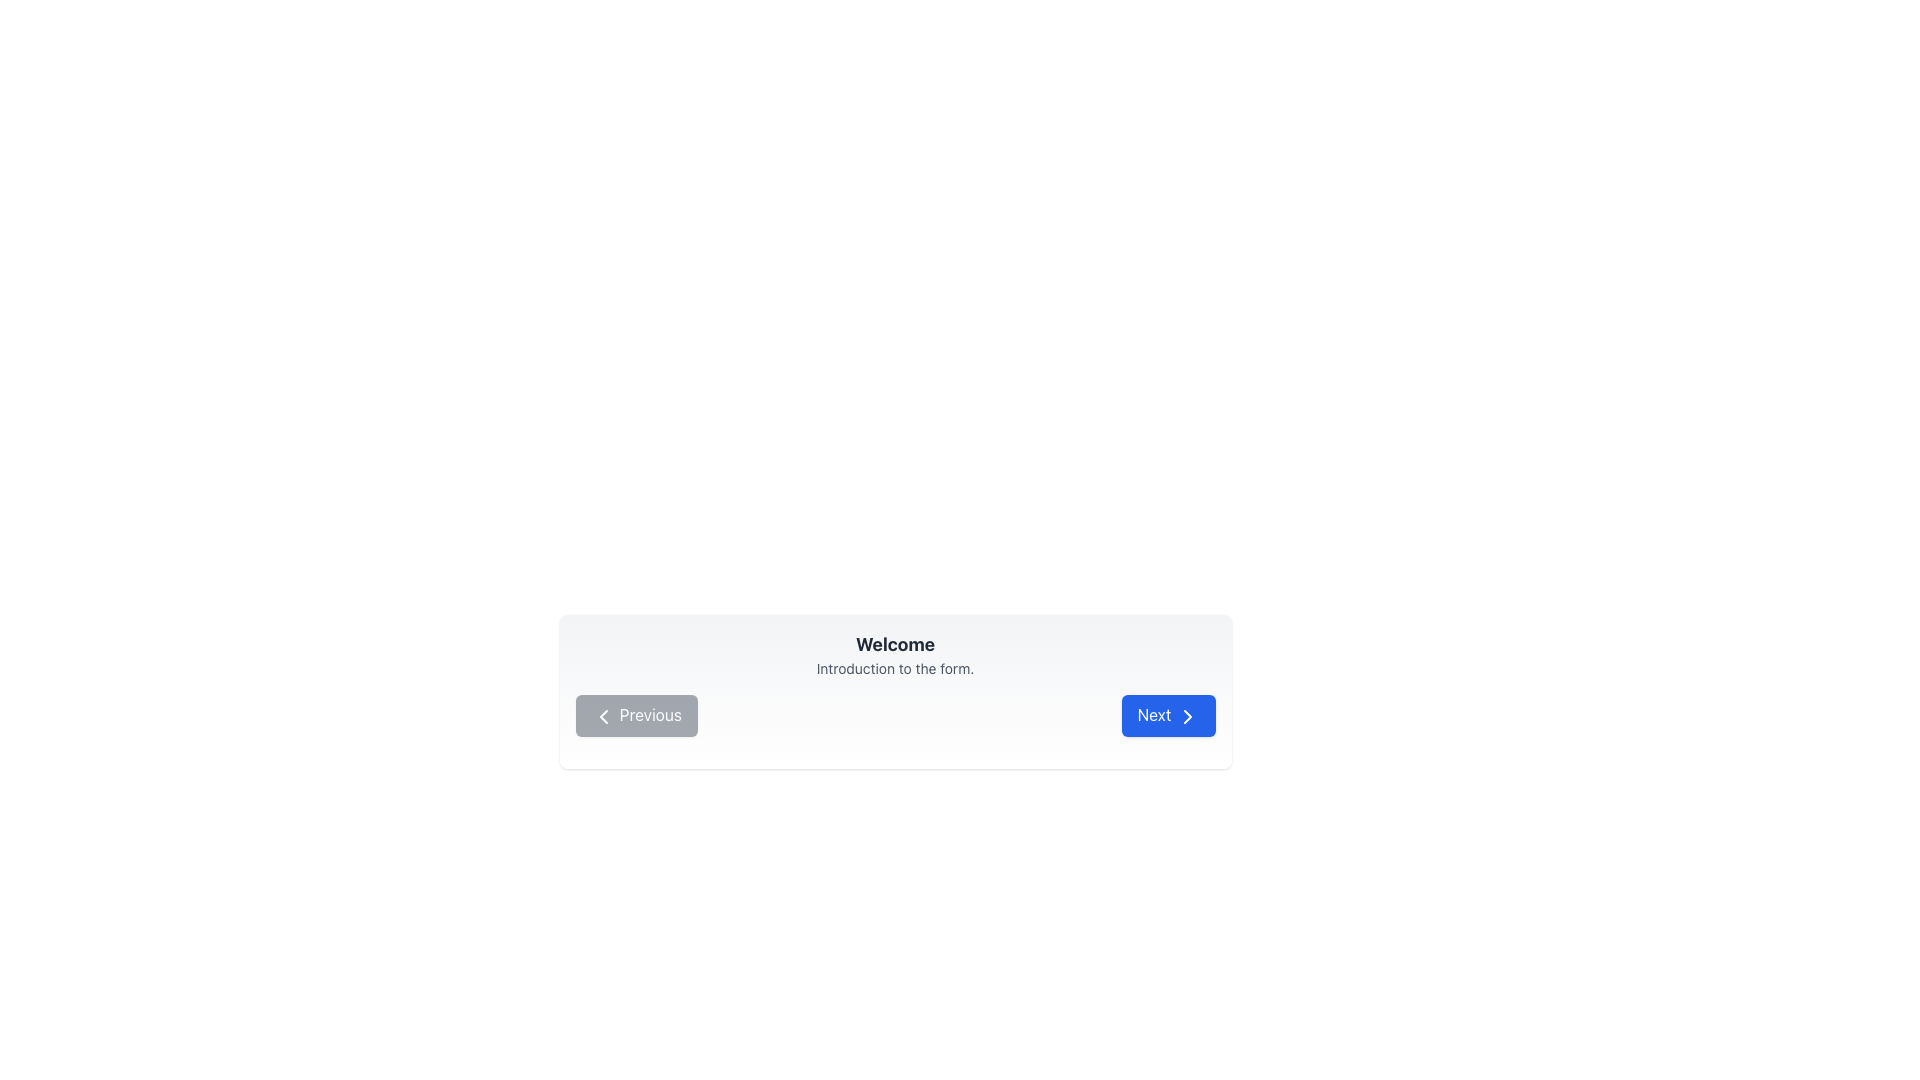 This screenshot has width=1920, height=1080. What do you see at coordinates (1168, 714) in the screenshot?
I see `the blue 'Next' button with white text and an arrow icon, located at the bottom right of the interface panel` at bounding box center [1168, 714].